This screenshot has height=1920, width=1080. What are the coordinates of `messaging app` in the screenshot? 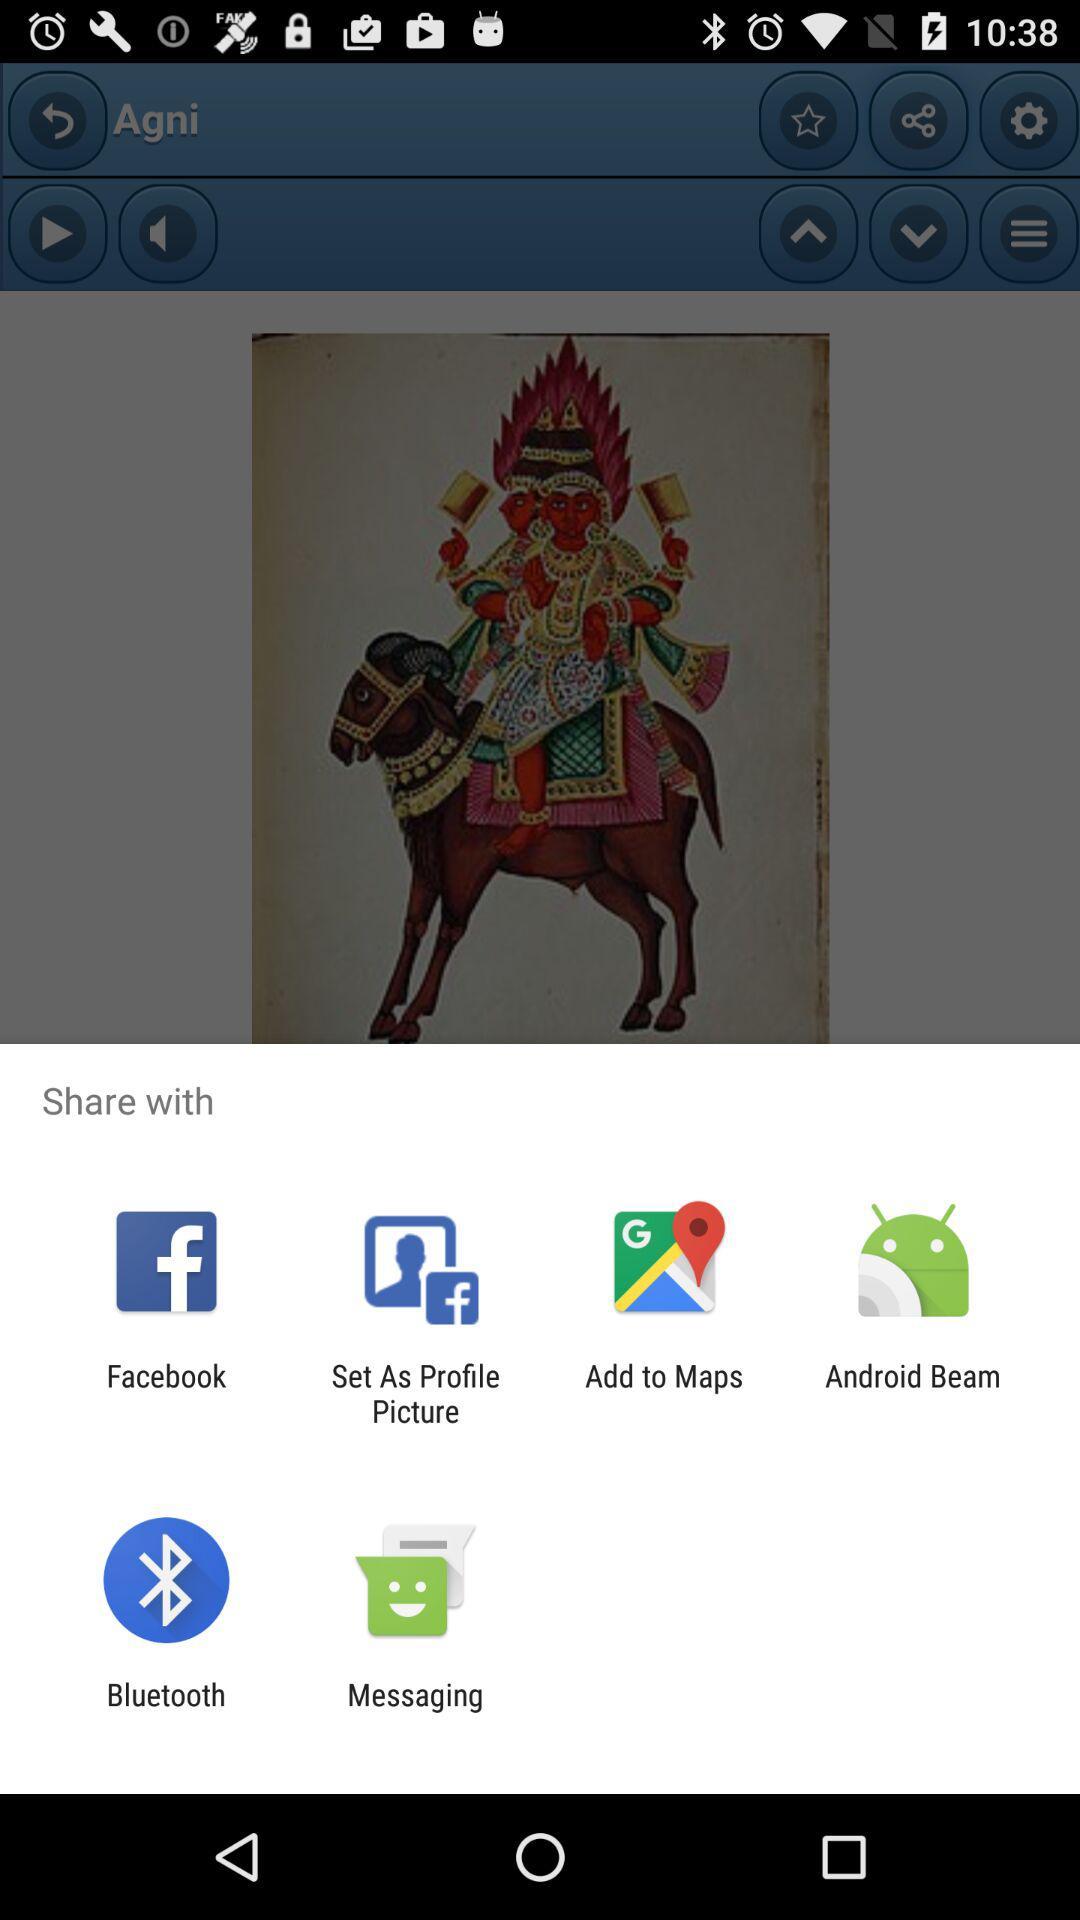 It's located at (414, 1711).